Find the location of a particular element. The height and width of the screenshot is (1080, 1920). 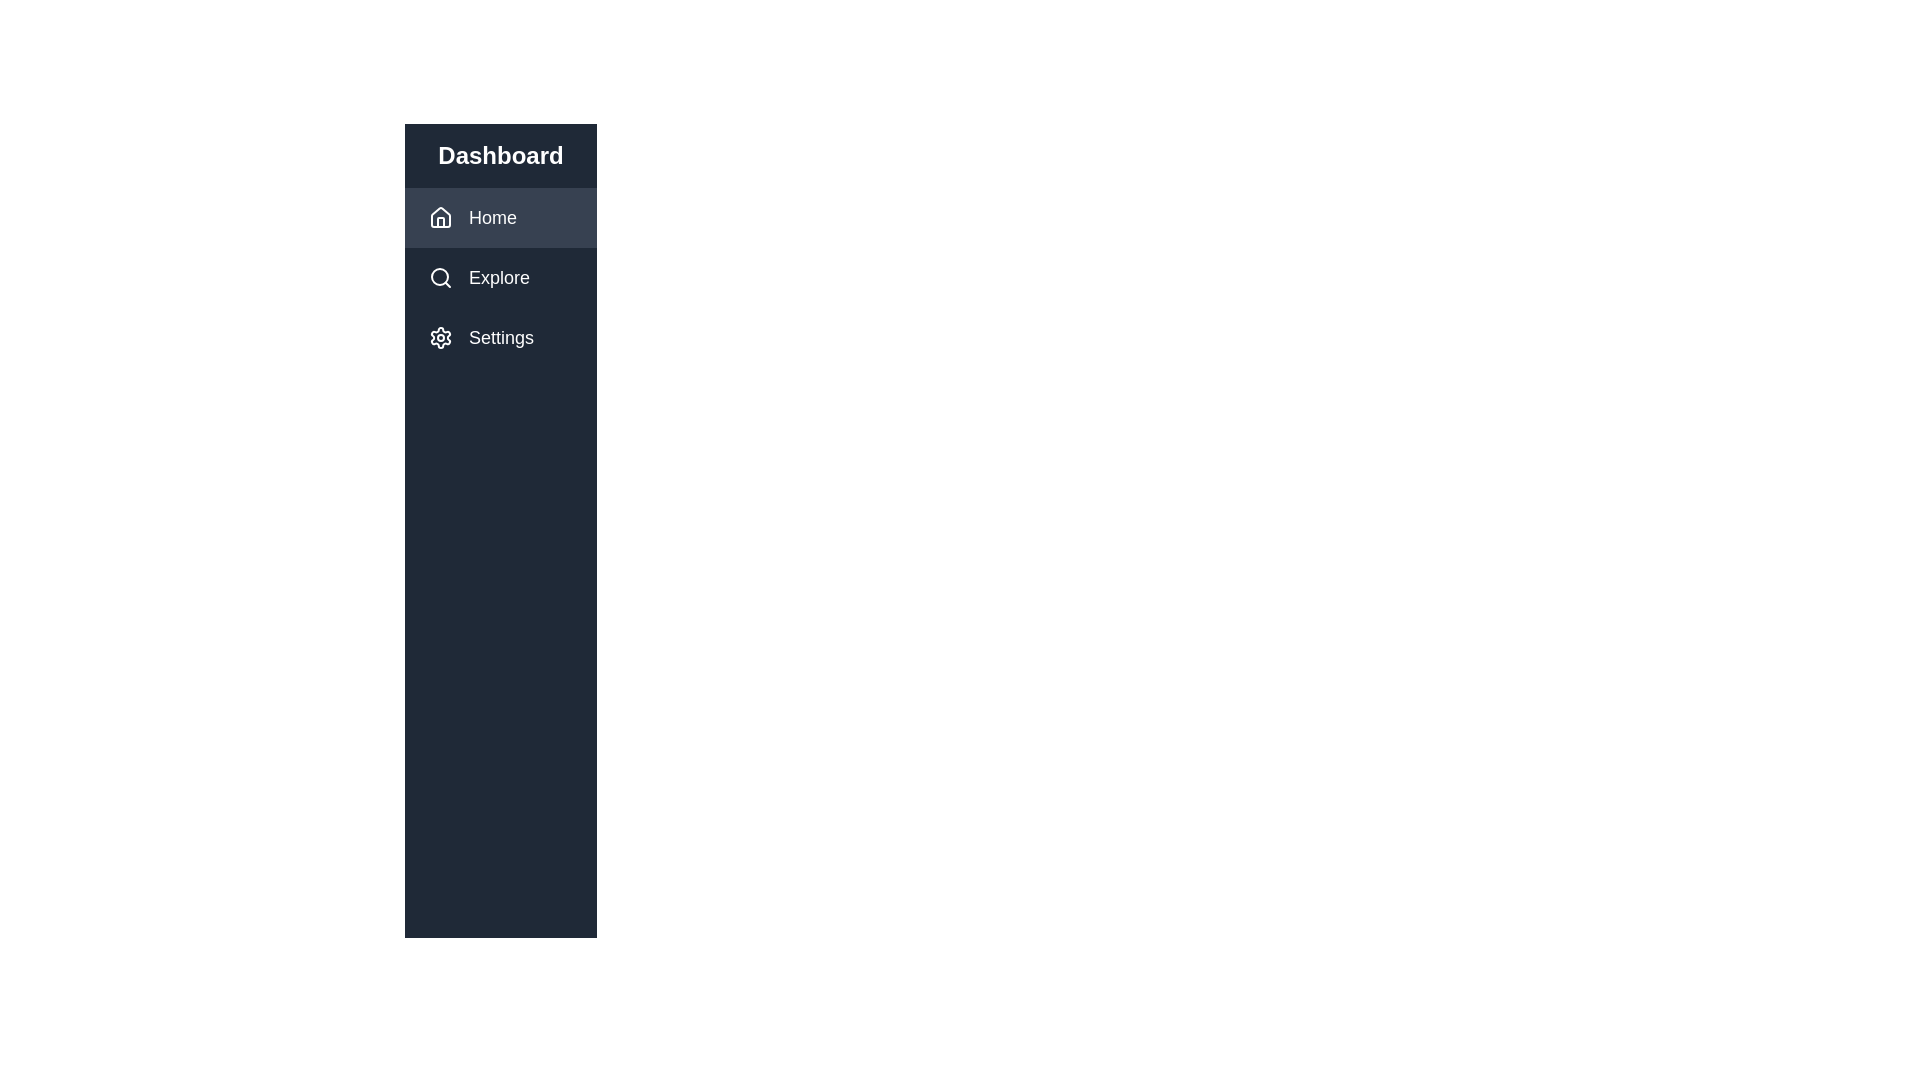

the house-shaped icon associated with the 'Home' option in the vertical menu is located at coordinates (440, 218).